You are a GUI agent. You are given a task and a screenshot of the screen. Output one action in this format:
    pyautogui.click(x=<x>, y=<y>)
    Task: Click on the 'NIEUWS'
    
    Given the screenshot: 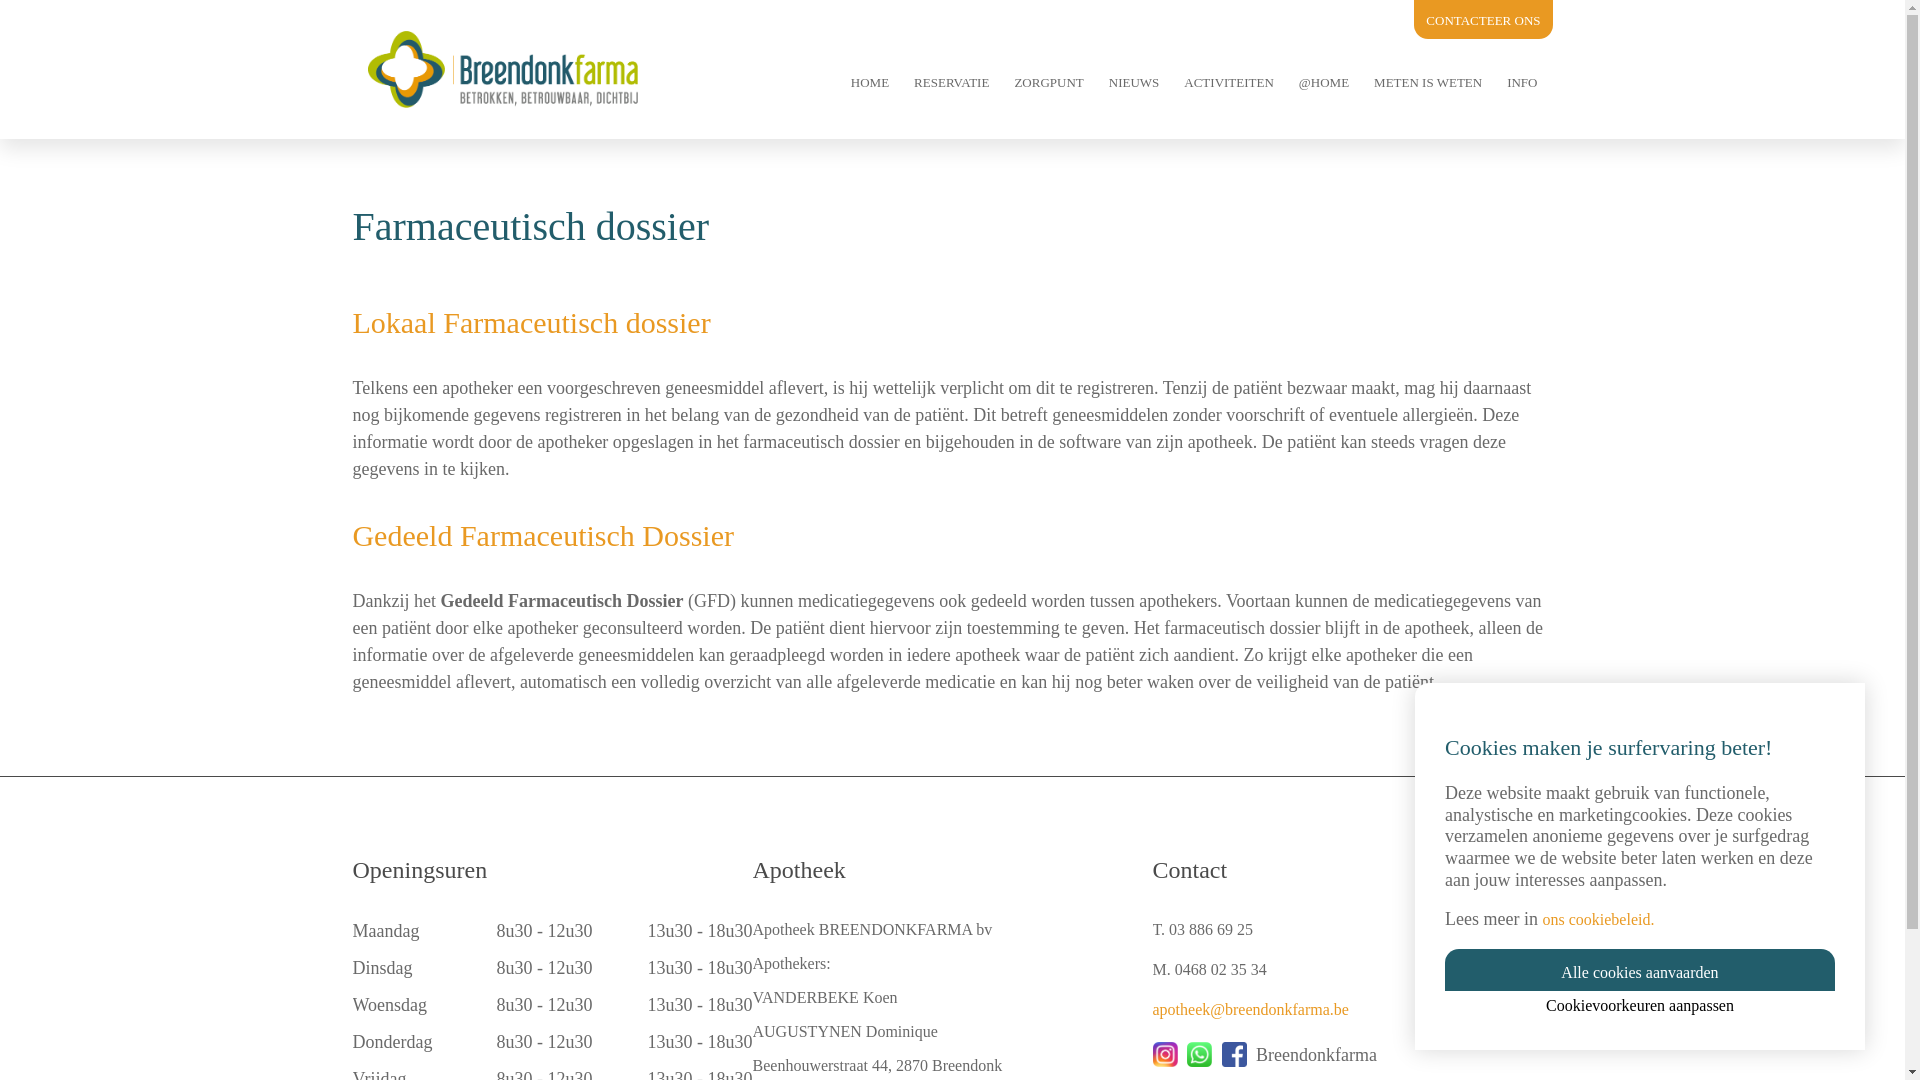 What is the action you would take?
    pyautogui.click(x=1134, y=80)
    